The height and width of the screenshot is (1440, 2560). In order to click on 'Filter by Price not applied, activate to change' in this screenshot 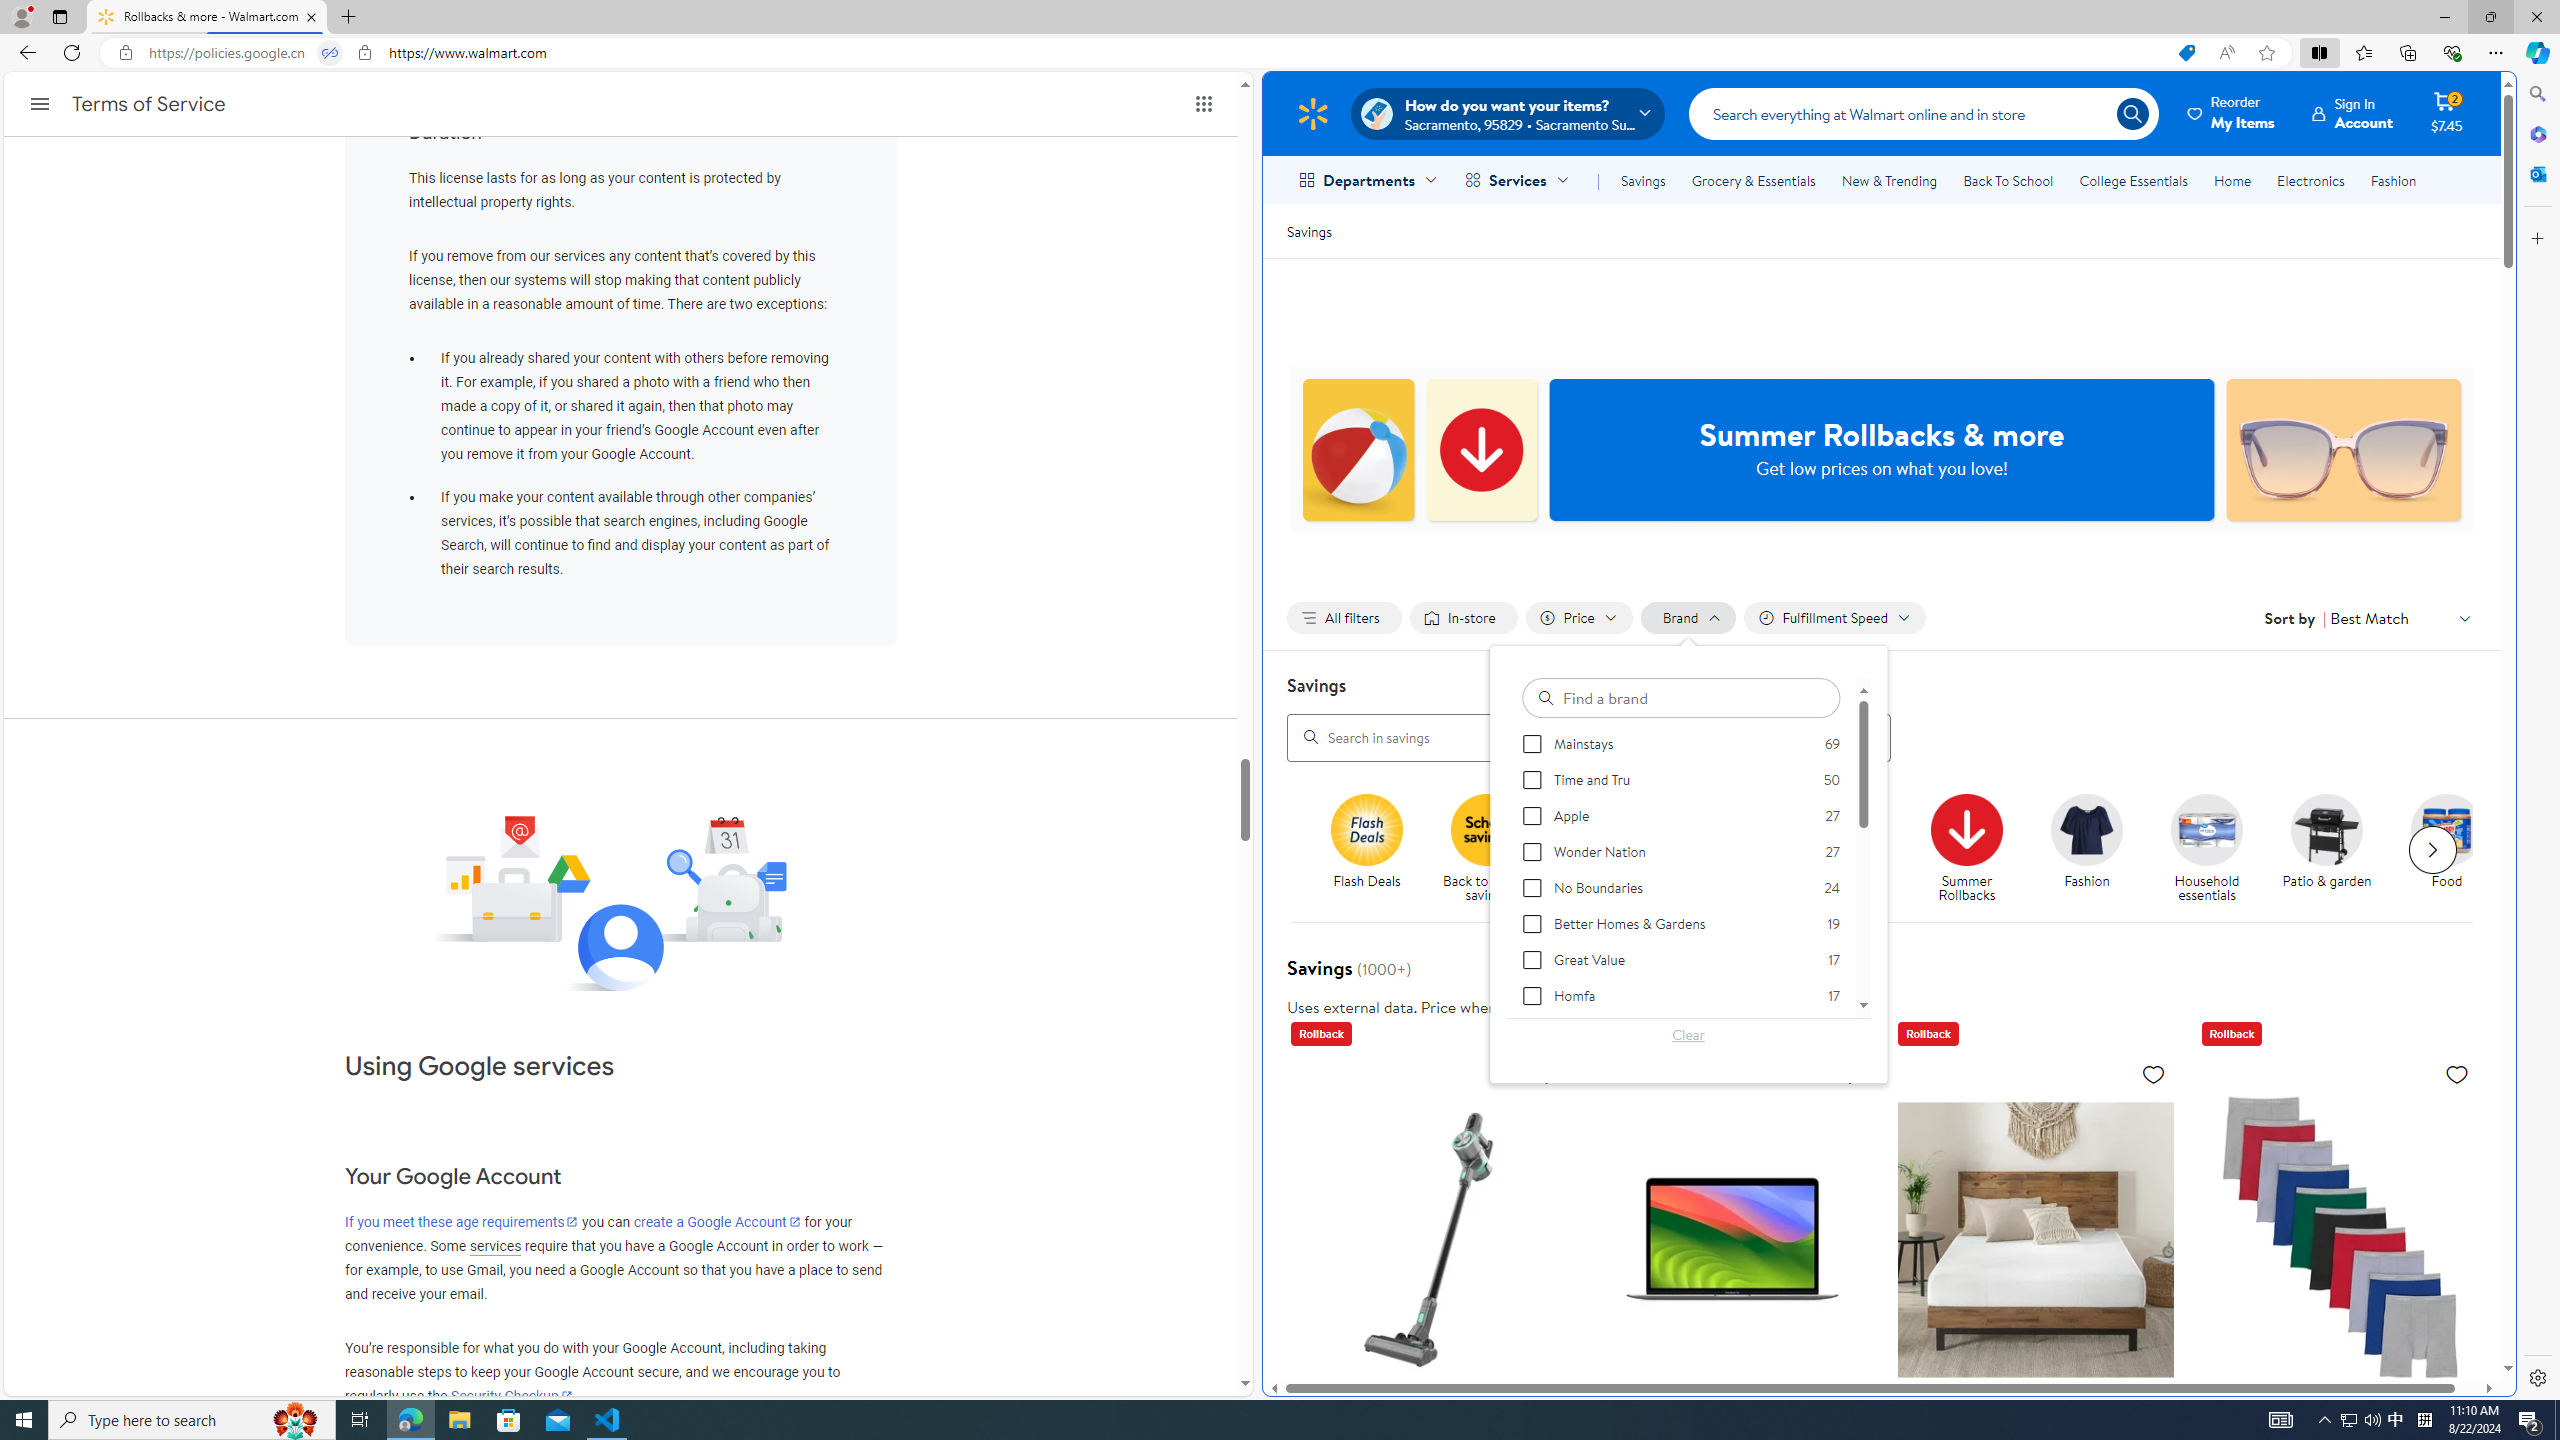, I will do `click(1578, 617)`.